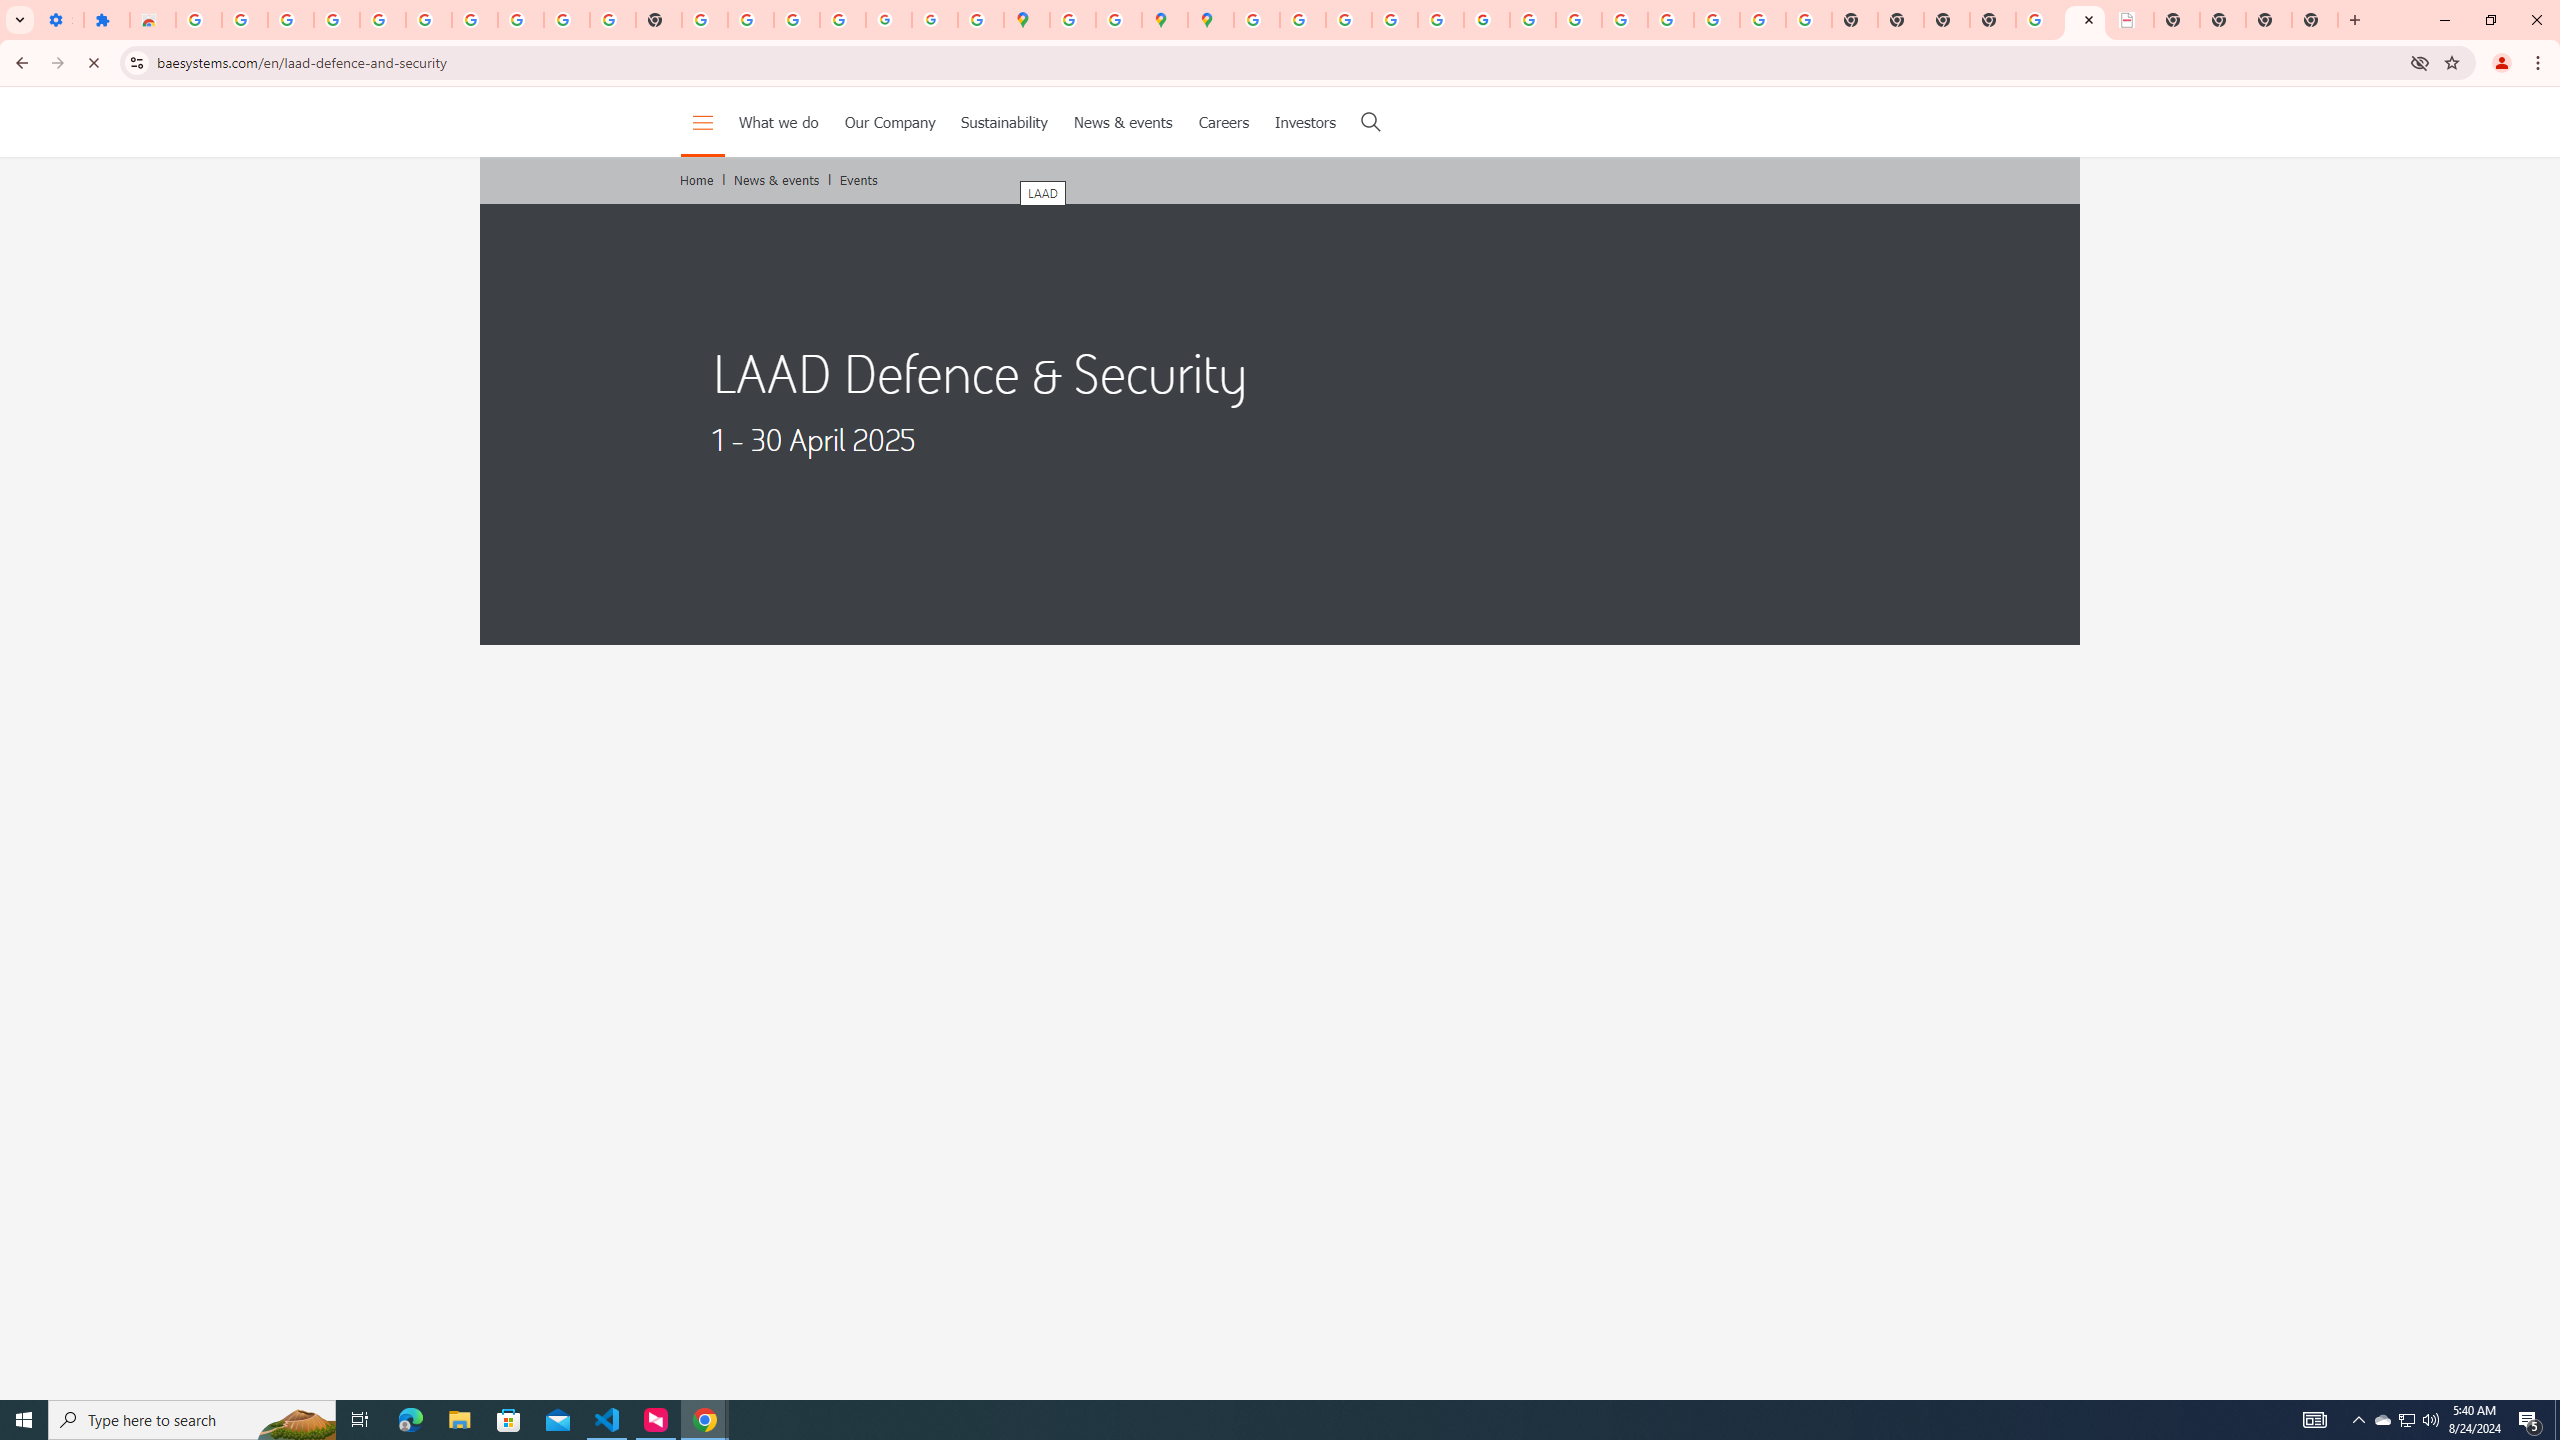 The width and height of the screenshot is (2560, 1440). What do you see at coordinates (1027, 19) in the screenshot?
I see `'Google Maps'` at bounding box center [1027, 19].